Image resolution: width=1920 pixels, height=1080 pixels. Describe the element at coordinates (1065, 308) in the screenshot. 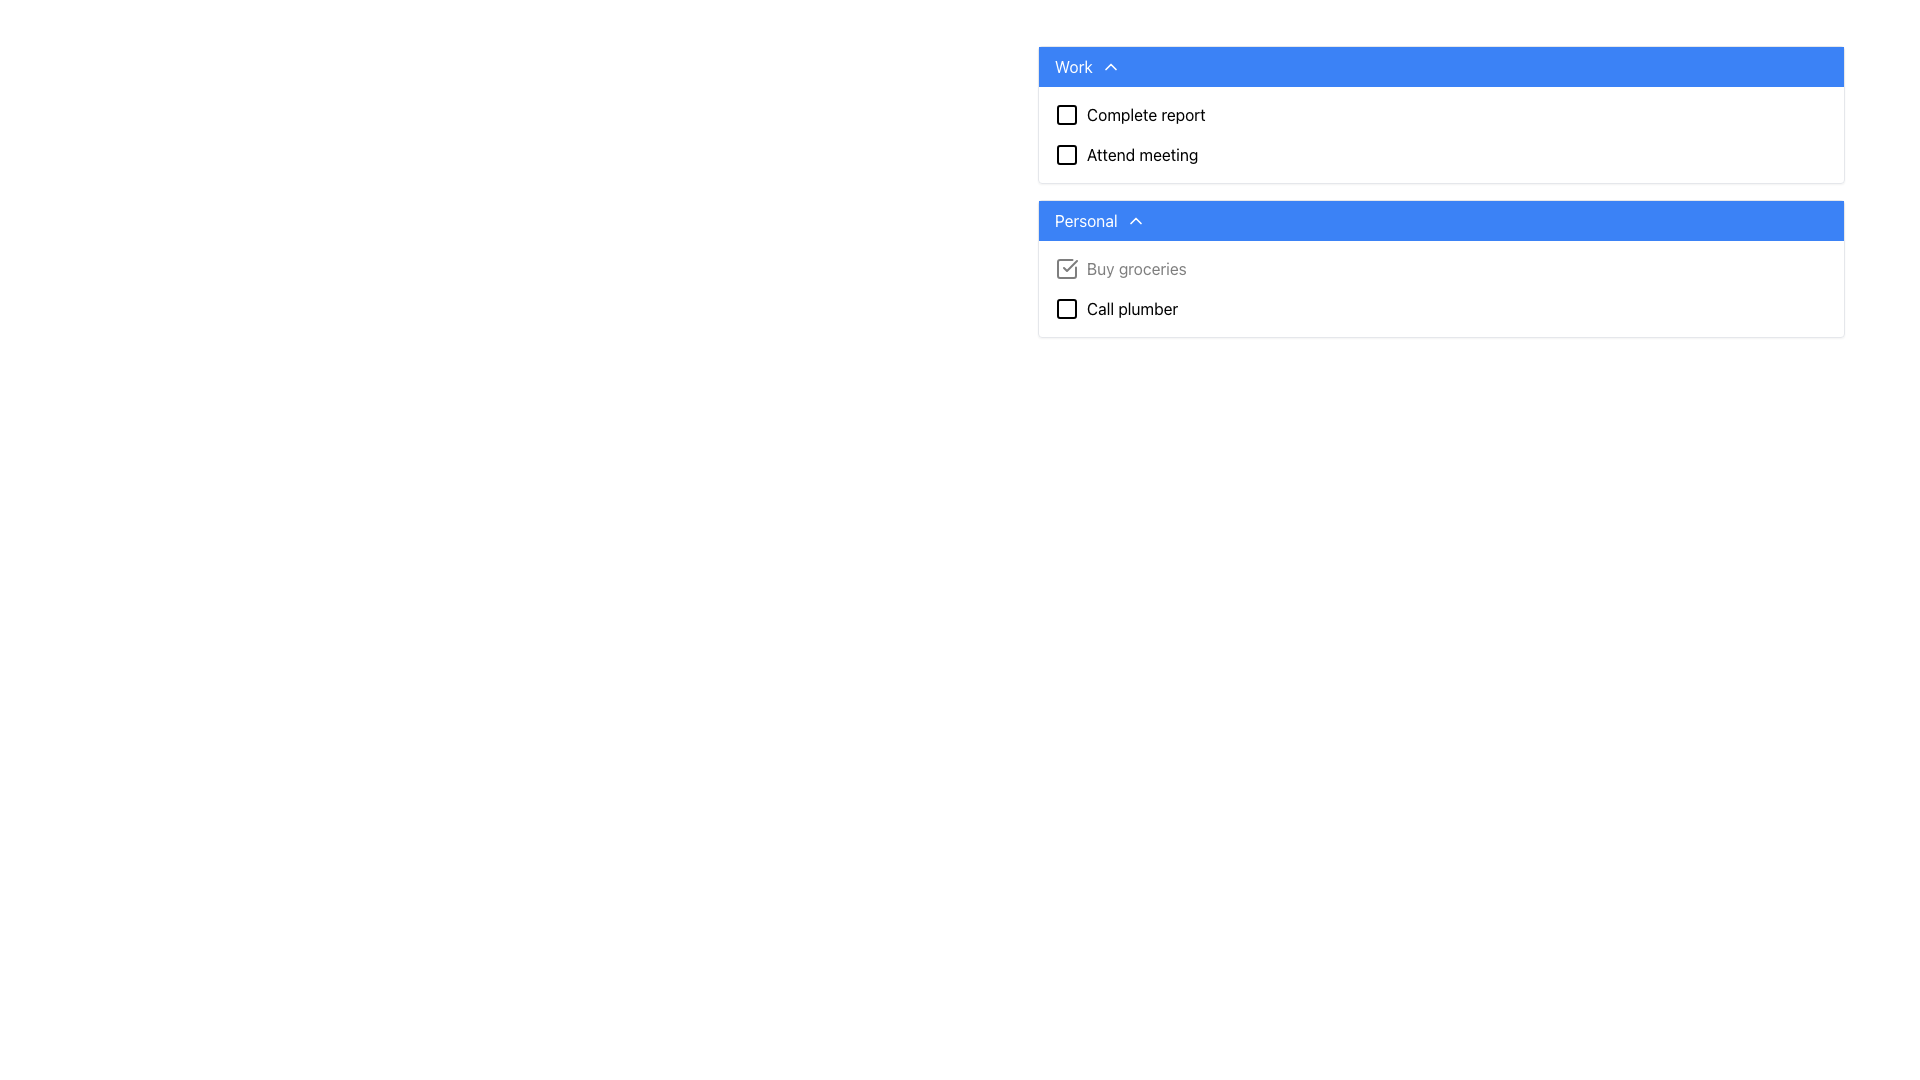

I see `the checkbox styled with a black border and white background` at that location.